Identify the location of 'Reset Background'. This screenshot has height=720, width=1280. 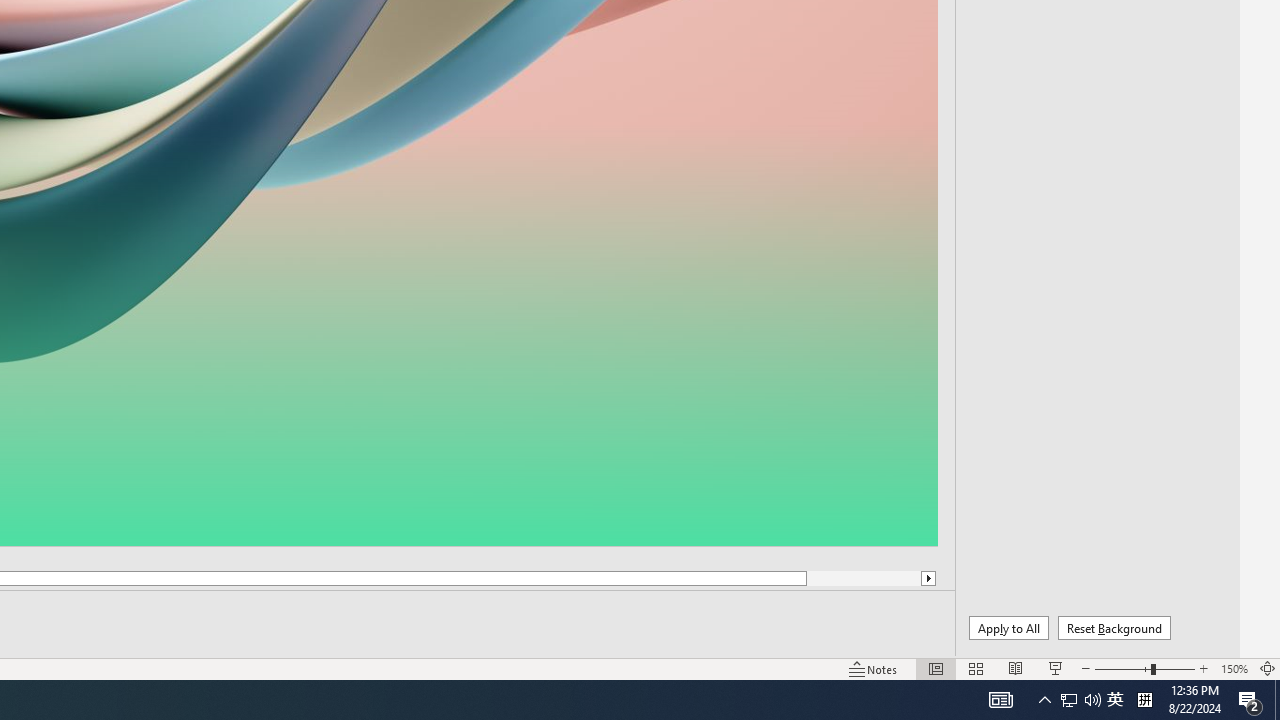
(1113, 627).